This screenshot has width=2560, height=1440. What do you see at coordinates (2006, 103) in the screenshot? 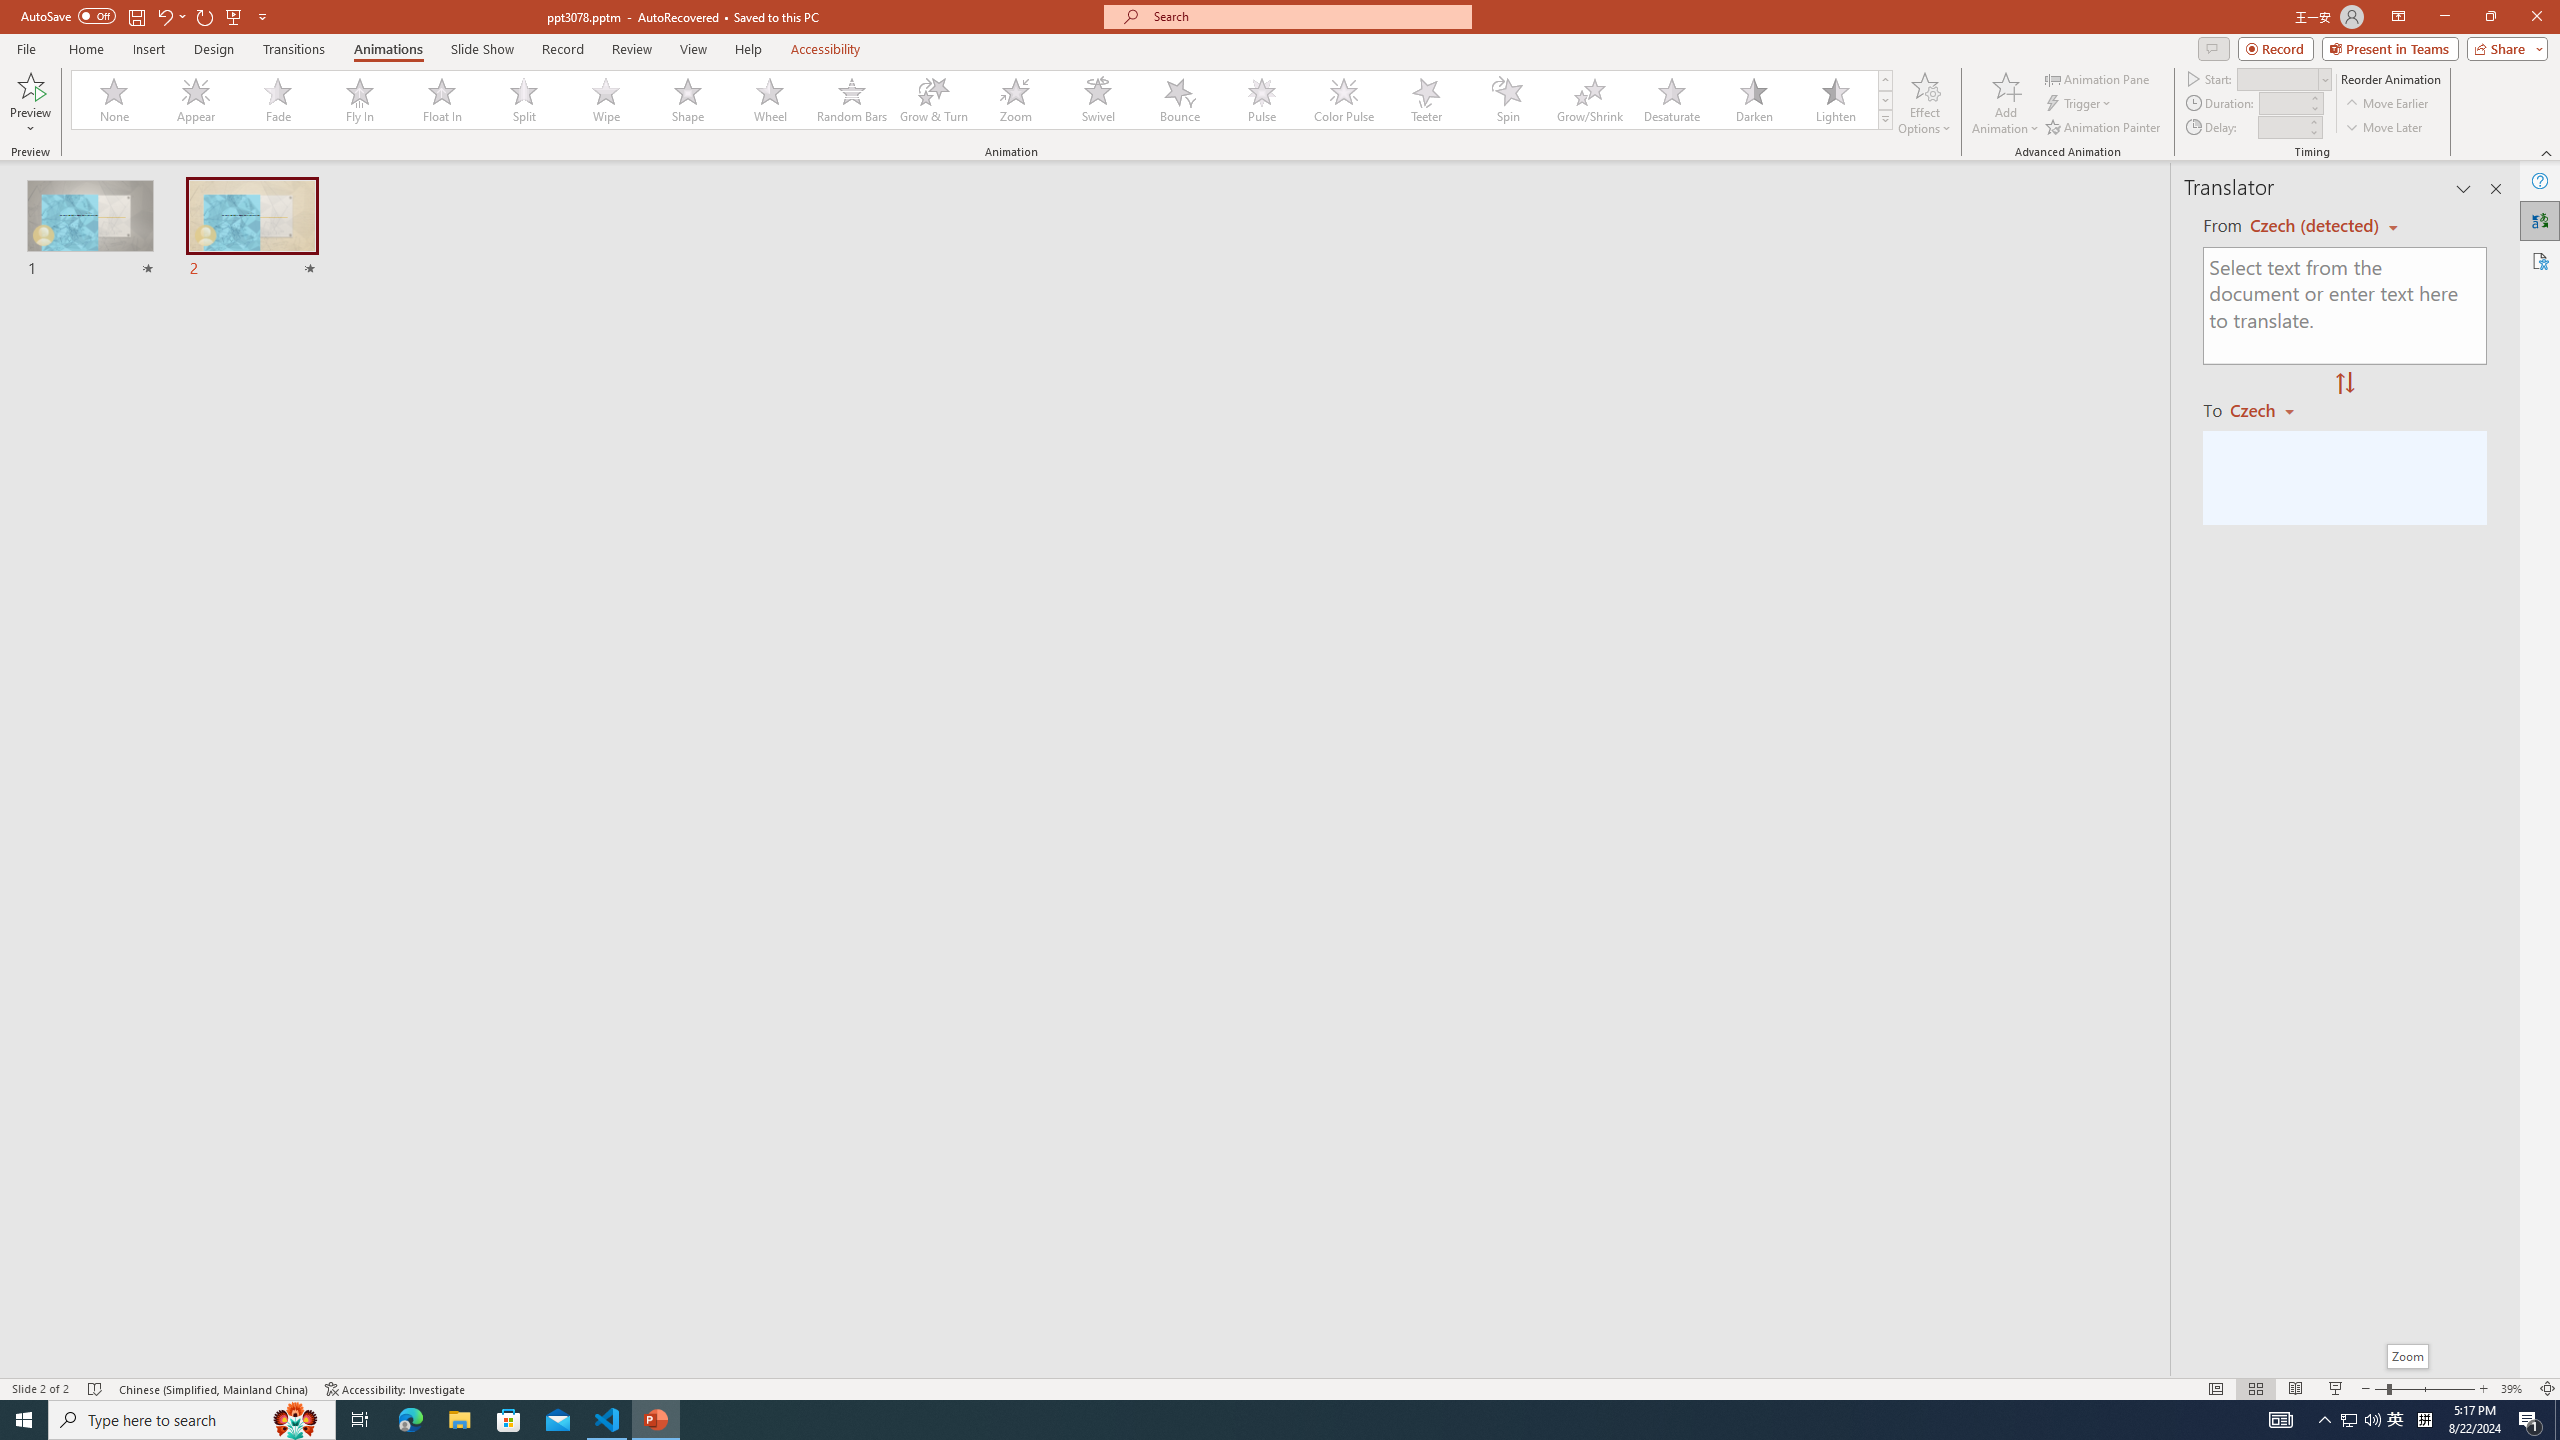
I see `'Add Animation'` at bounding box center [2006, 103].